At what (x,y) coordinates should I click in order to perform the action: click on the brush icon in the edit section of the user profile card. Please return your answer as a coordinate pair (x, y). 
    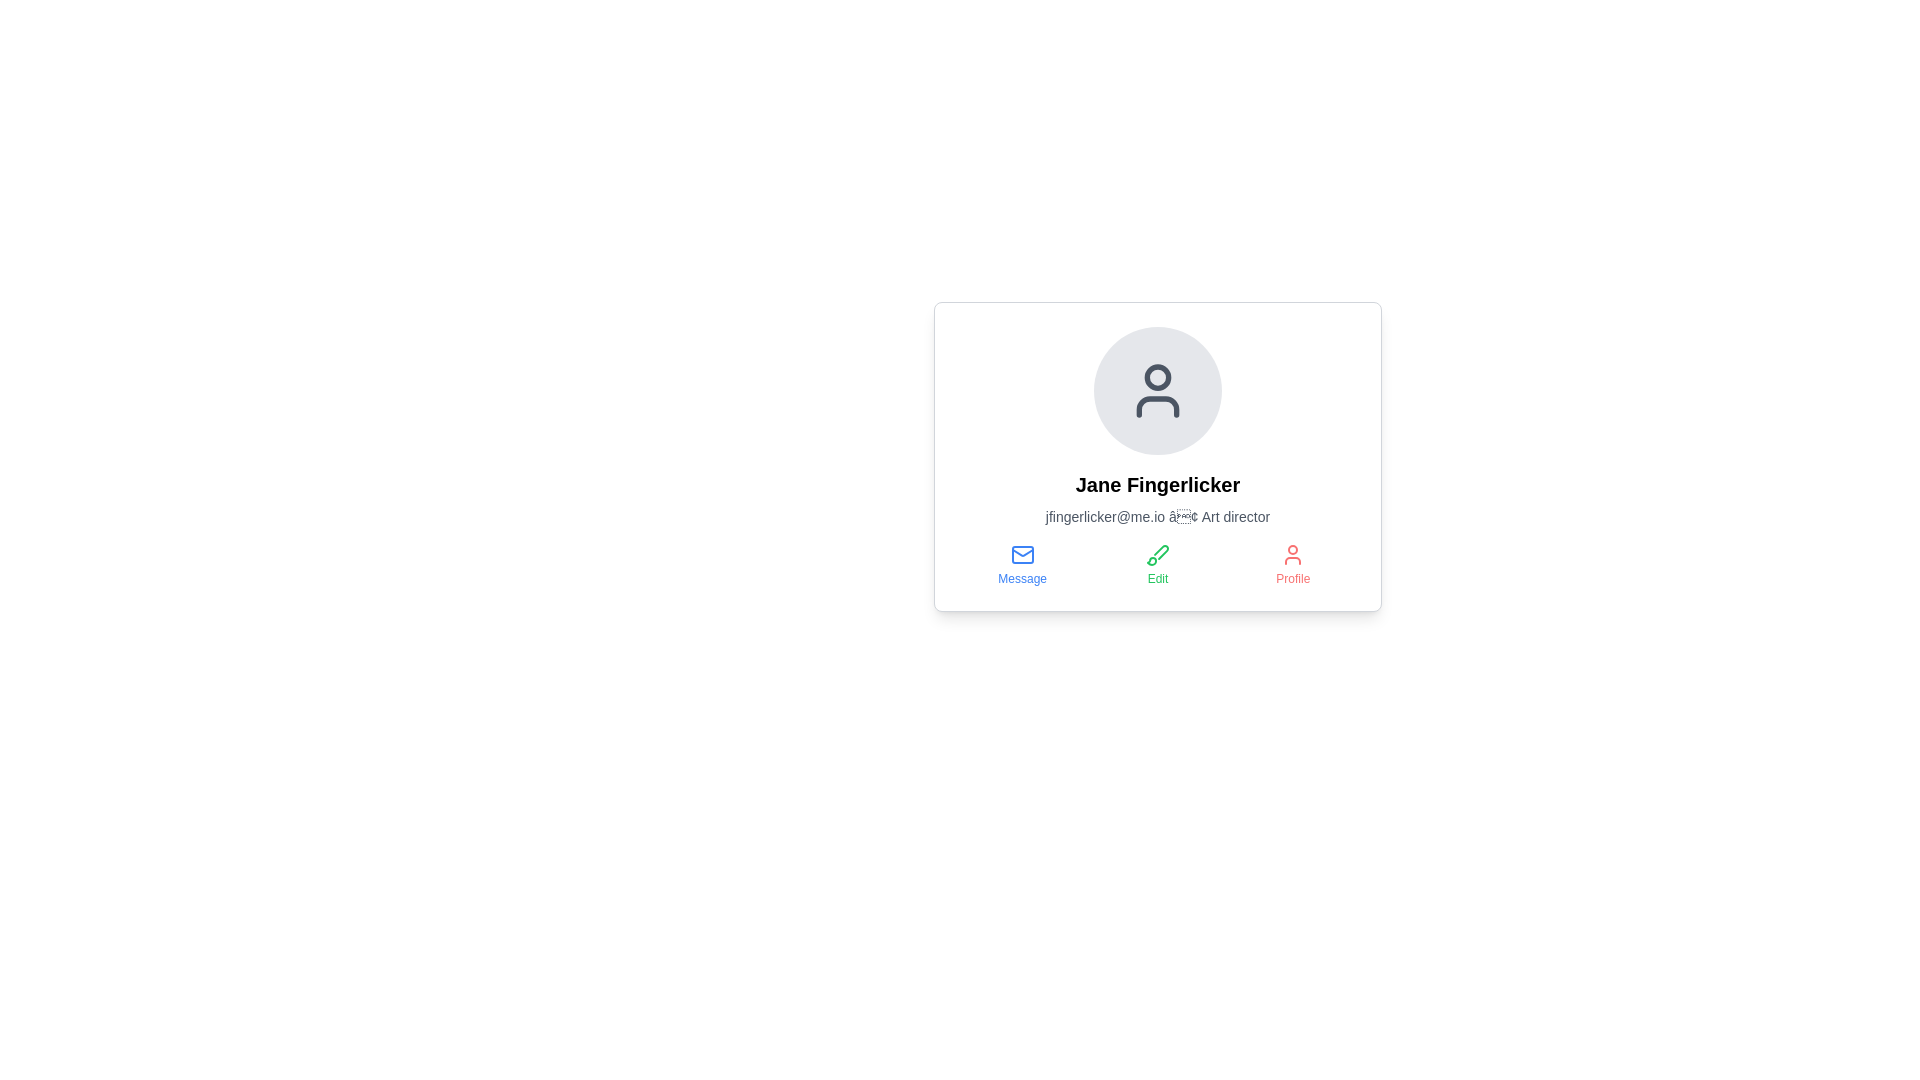
    Looking at the image, I should click on (1157, 555).